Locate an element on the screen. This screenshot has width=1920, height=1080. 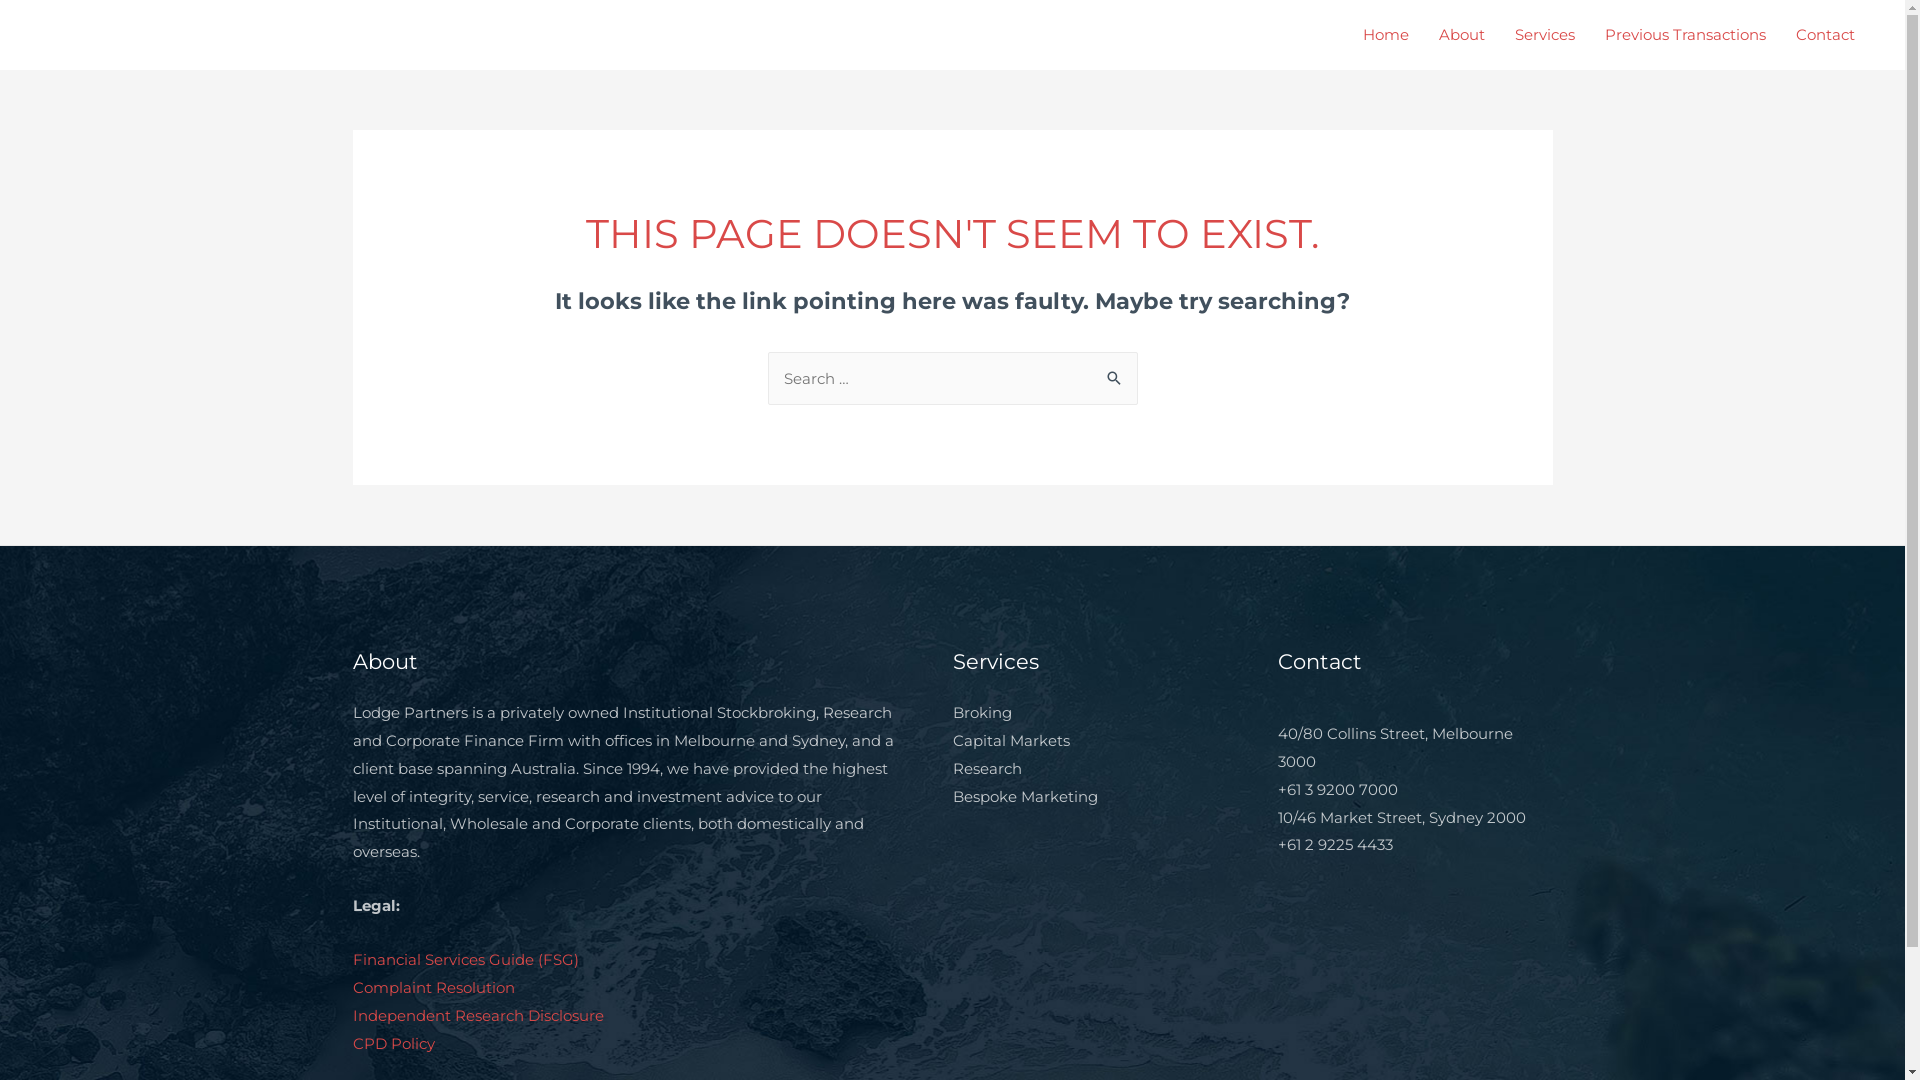
'Capital Markets' is located at coordinates (950, 740).